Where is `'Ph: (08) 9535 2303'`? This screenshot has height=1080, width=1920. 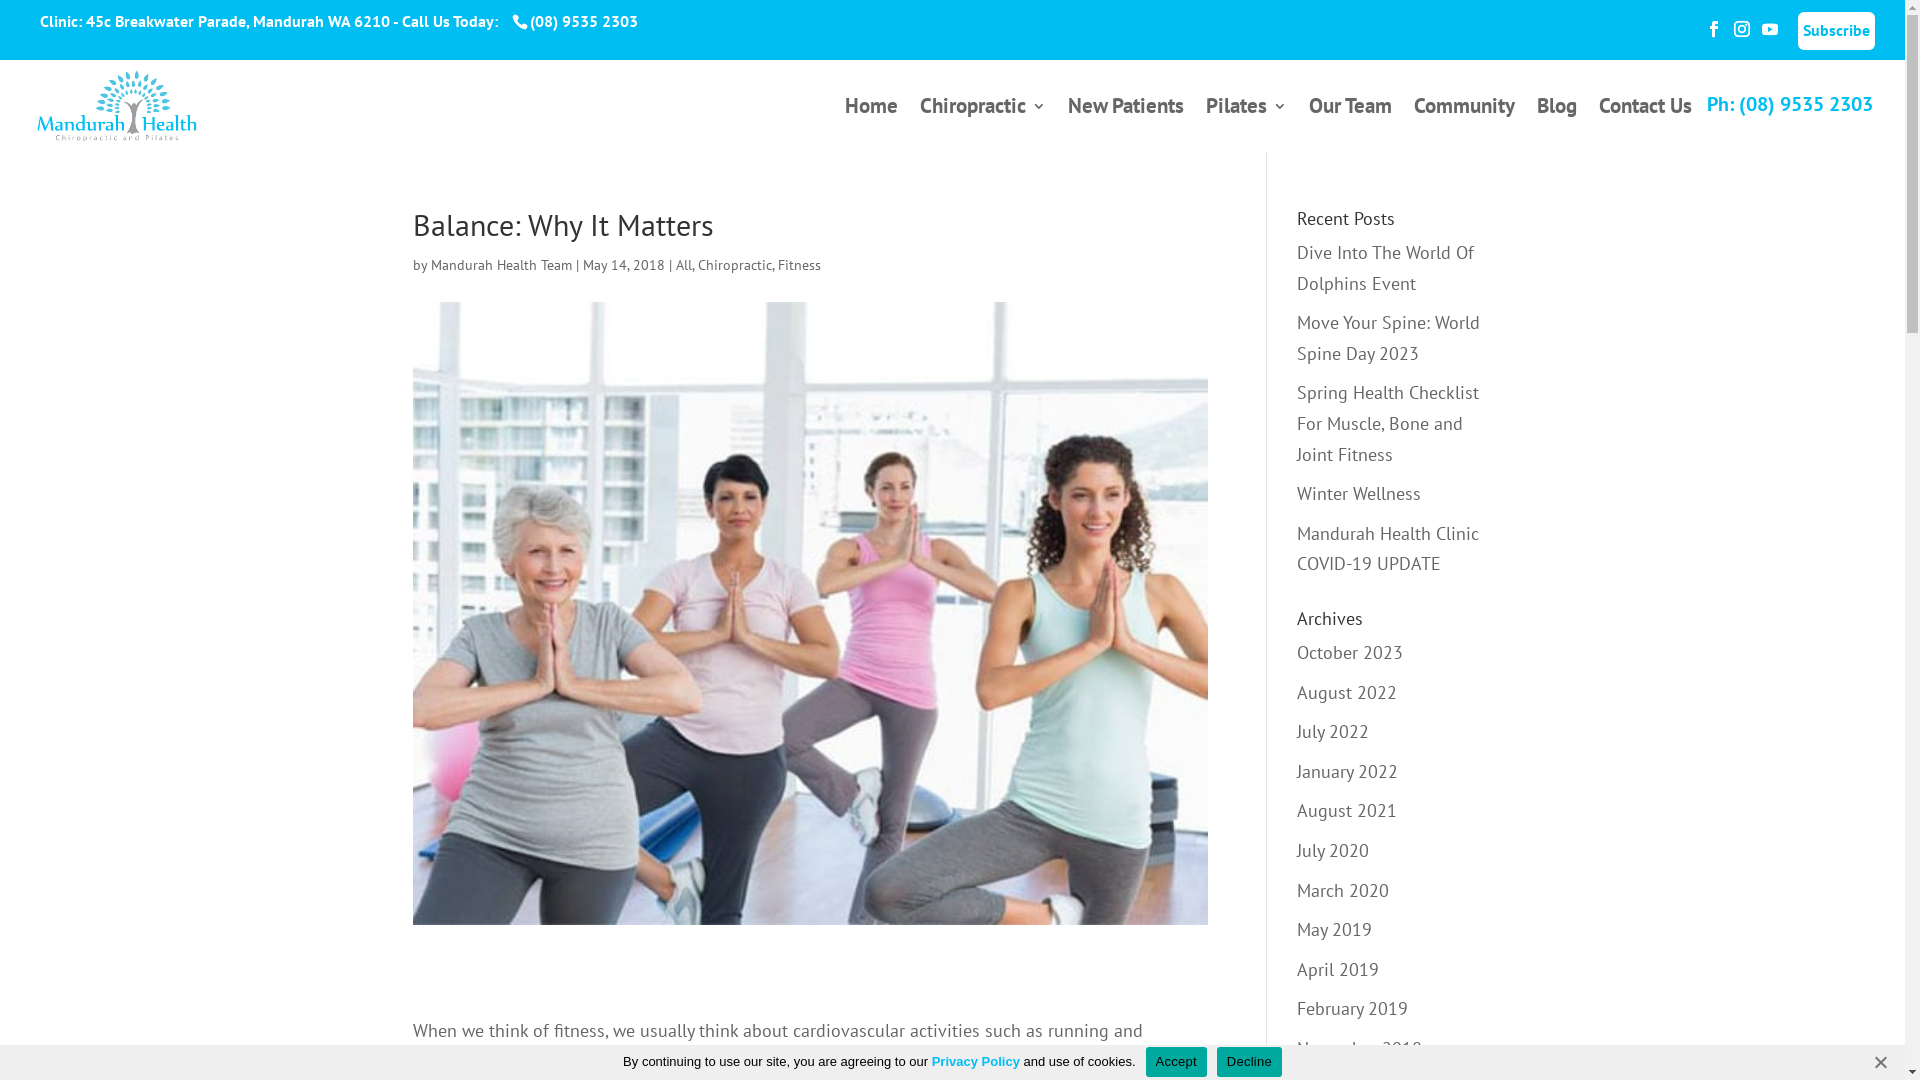 'Ph: (08) 9535 2303' is located at coordinates (1790, 104).